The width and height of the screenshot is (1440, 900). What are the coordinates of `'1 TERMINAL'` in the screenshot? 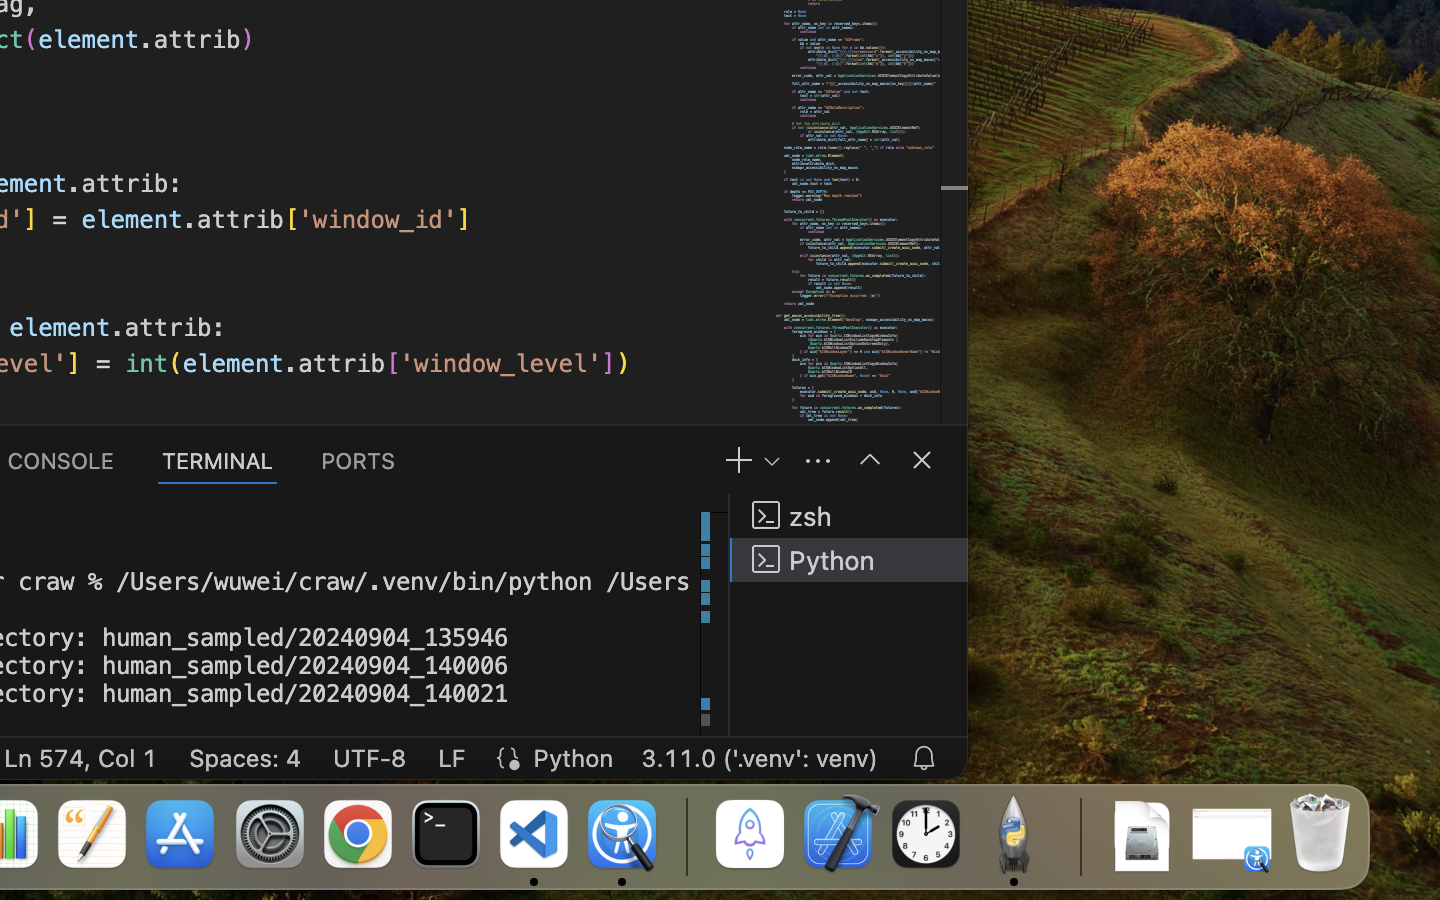 It's located at (218, 458).